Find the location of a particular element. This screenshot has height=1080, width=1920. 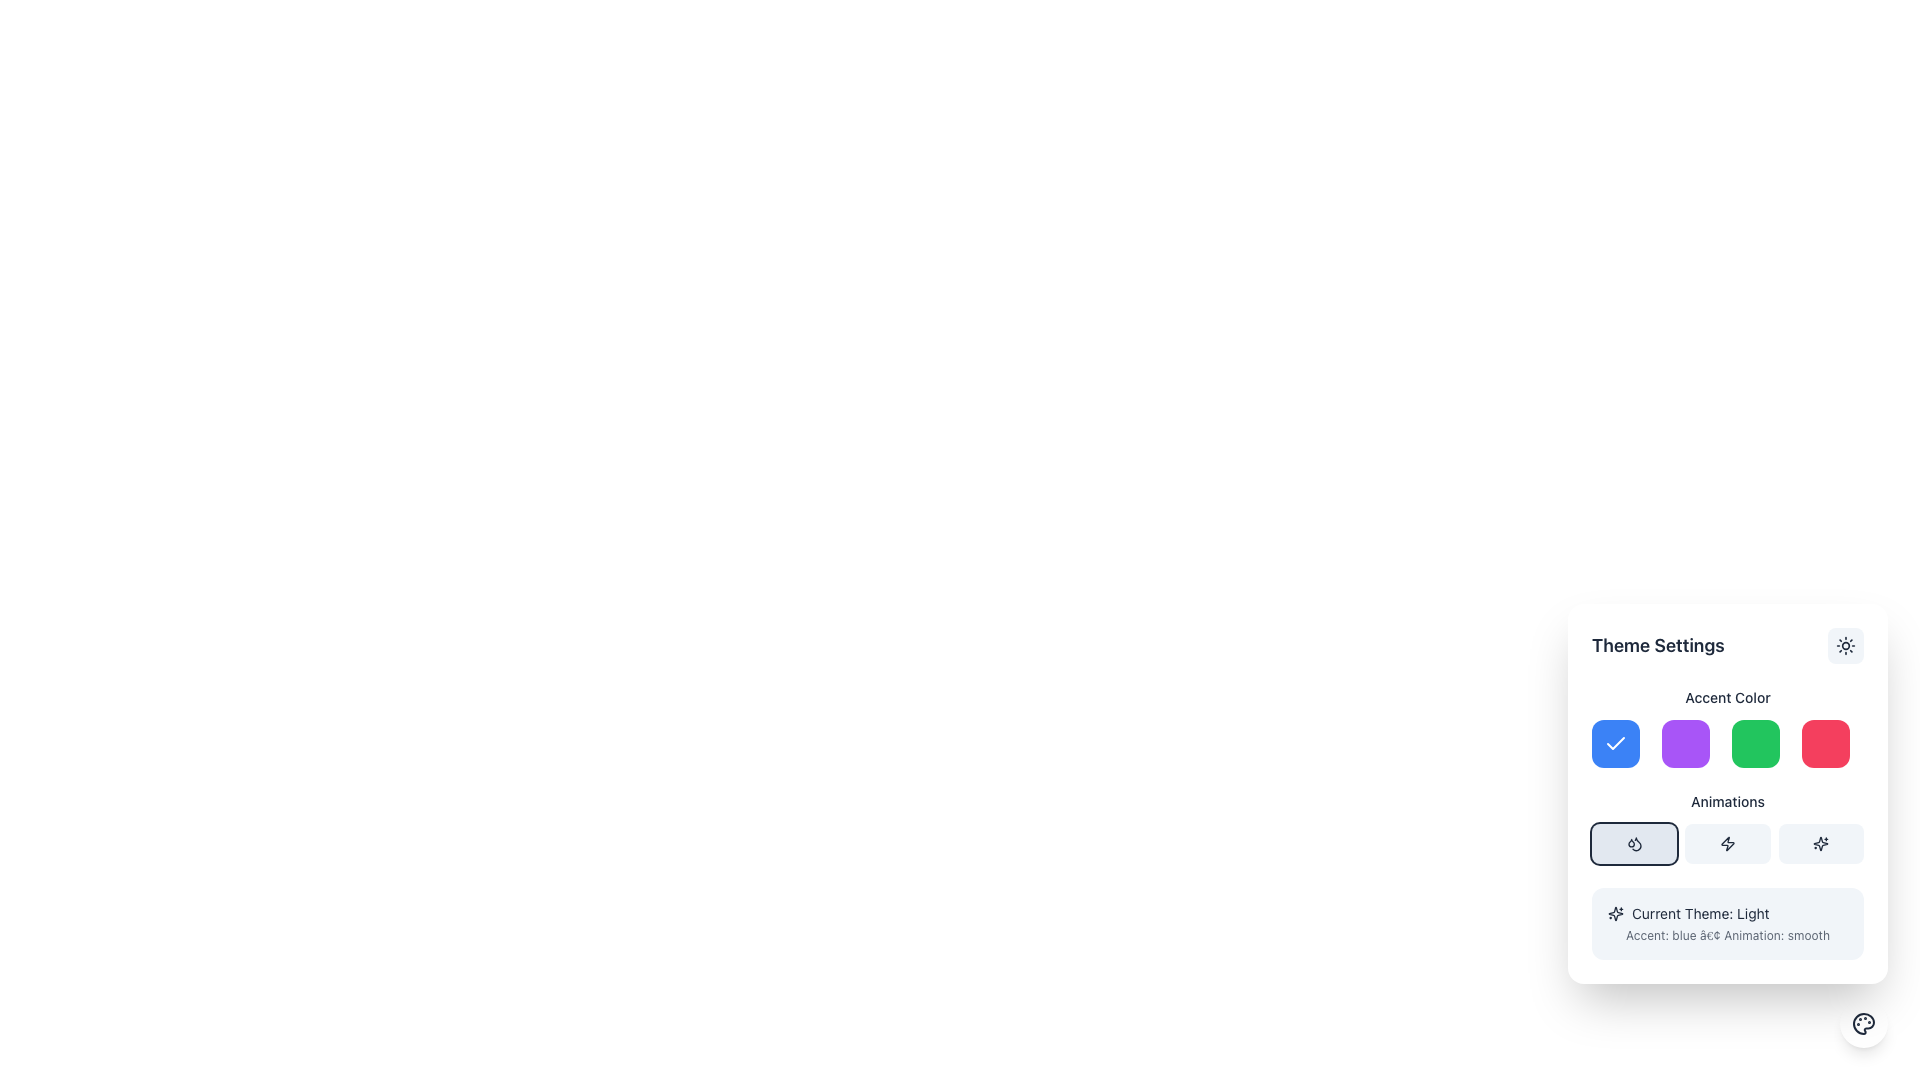

the purple color selection button, which is the second option in its row, positioned between the blue button on the left and the green button on the right is located at coordinates (1684, 744).